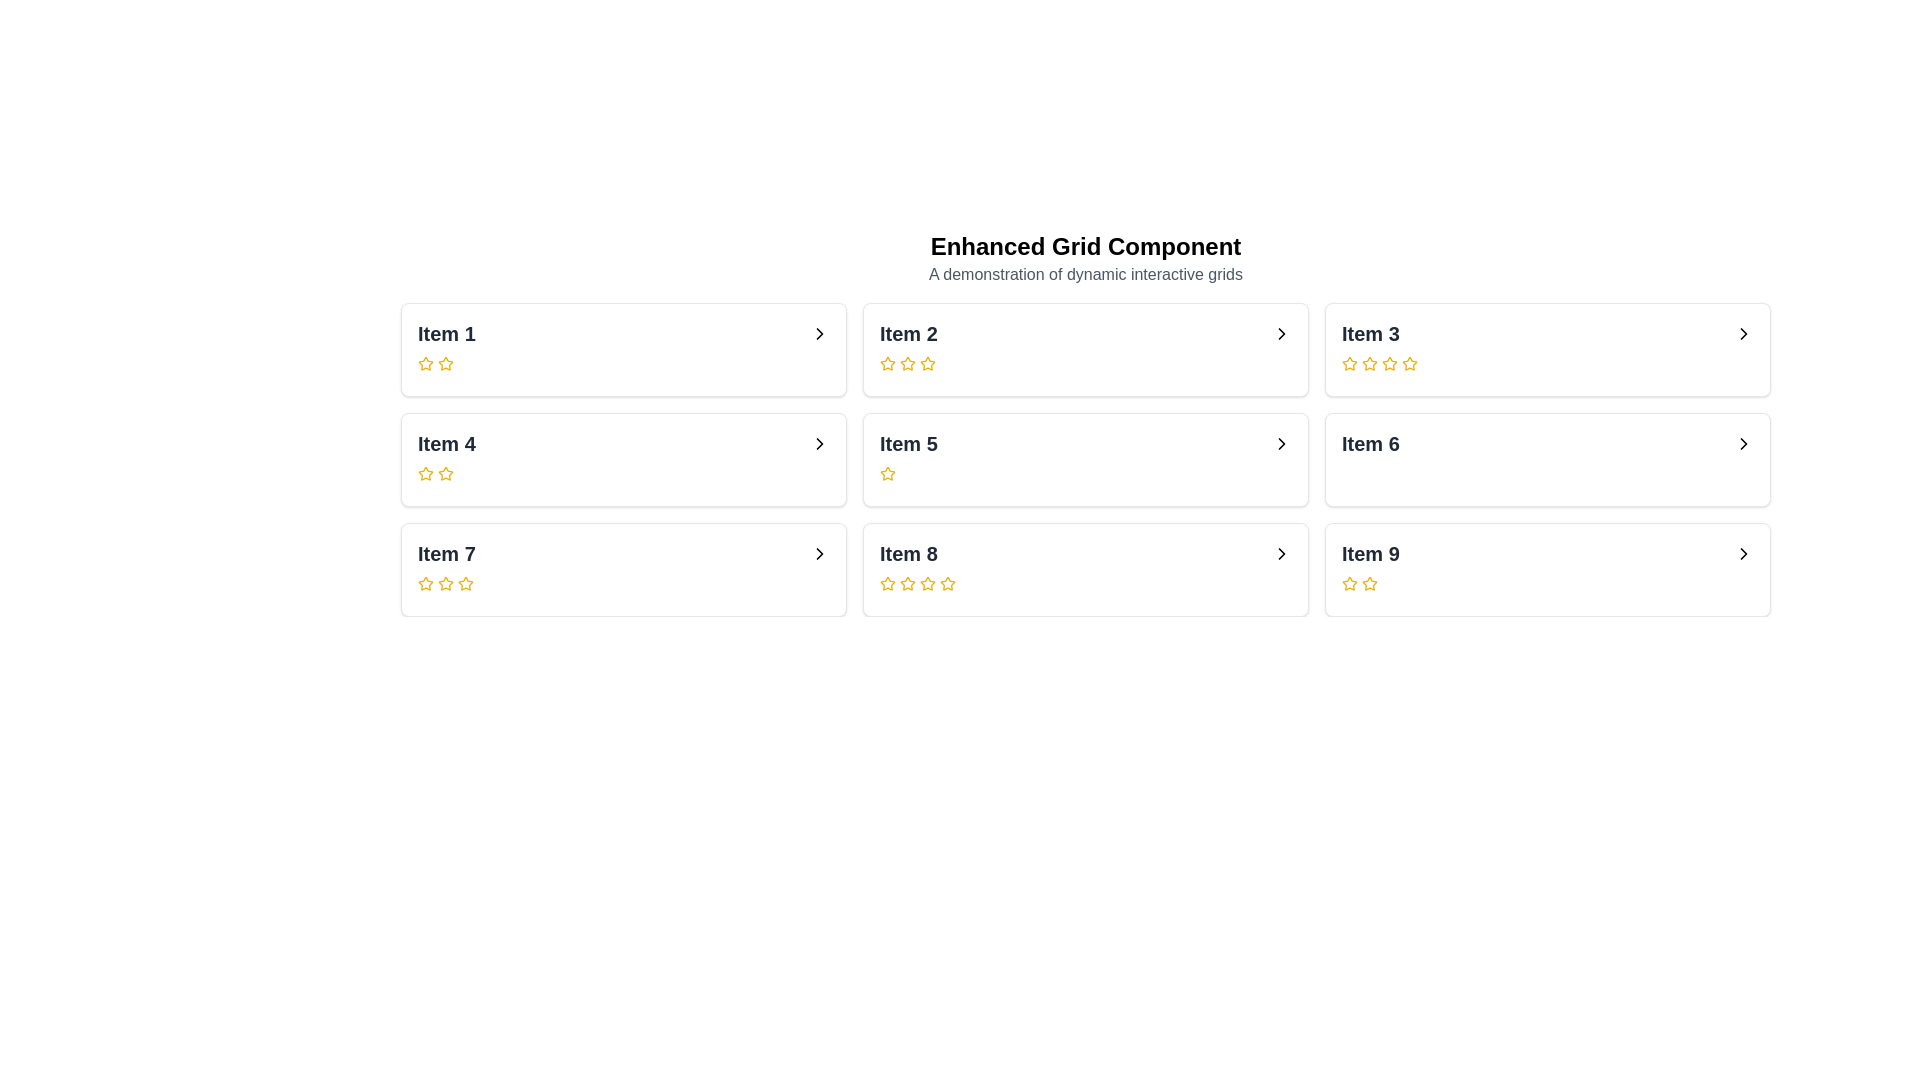  Describe the element at coordinates (925, 362) in the screenshot. I see `the second star icon in the rating system located under 'Item 2'` at that location.